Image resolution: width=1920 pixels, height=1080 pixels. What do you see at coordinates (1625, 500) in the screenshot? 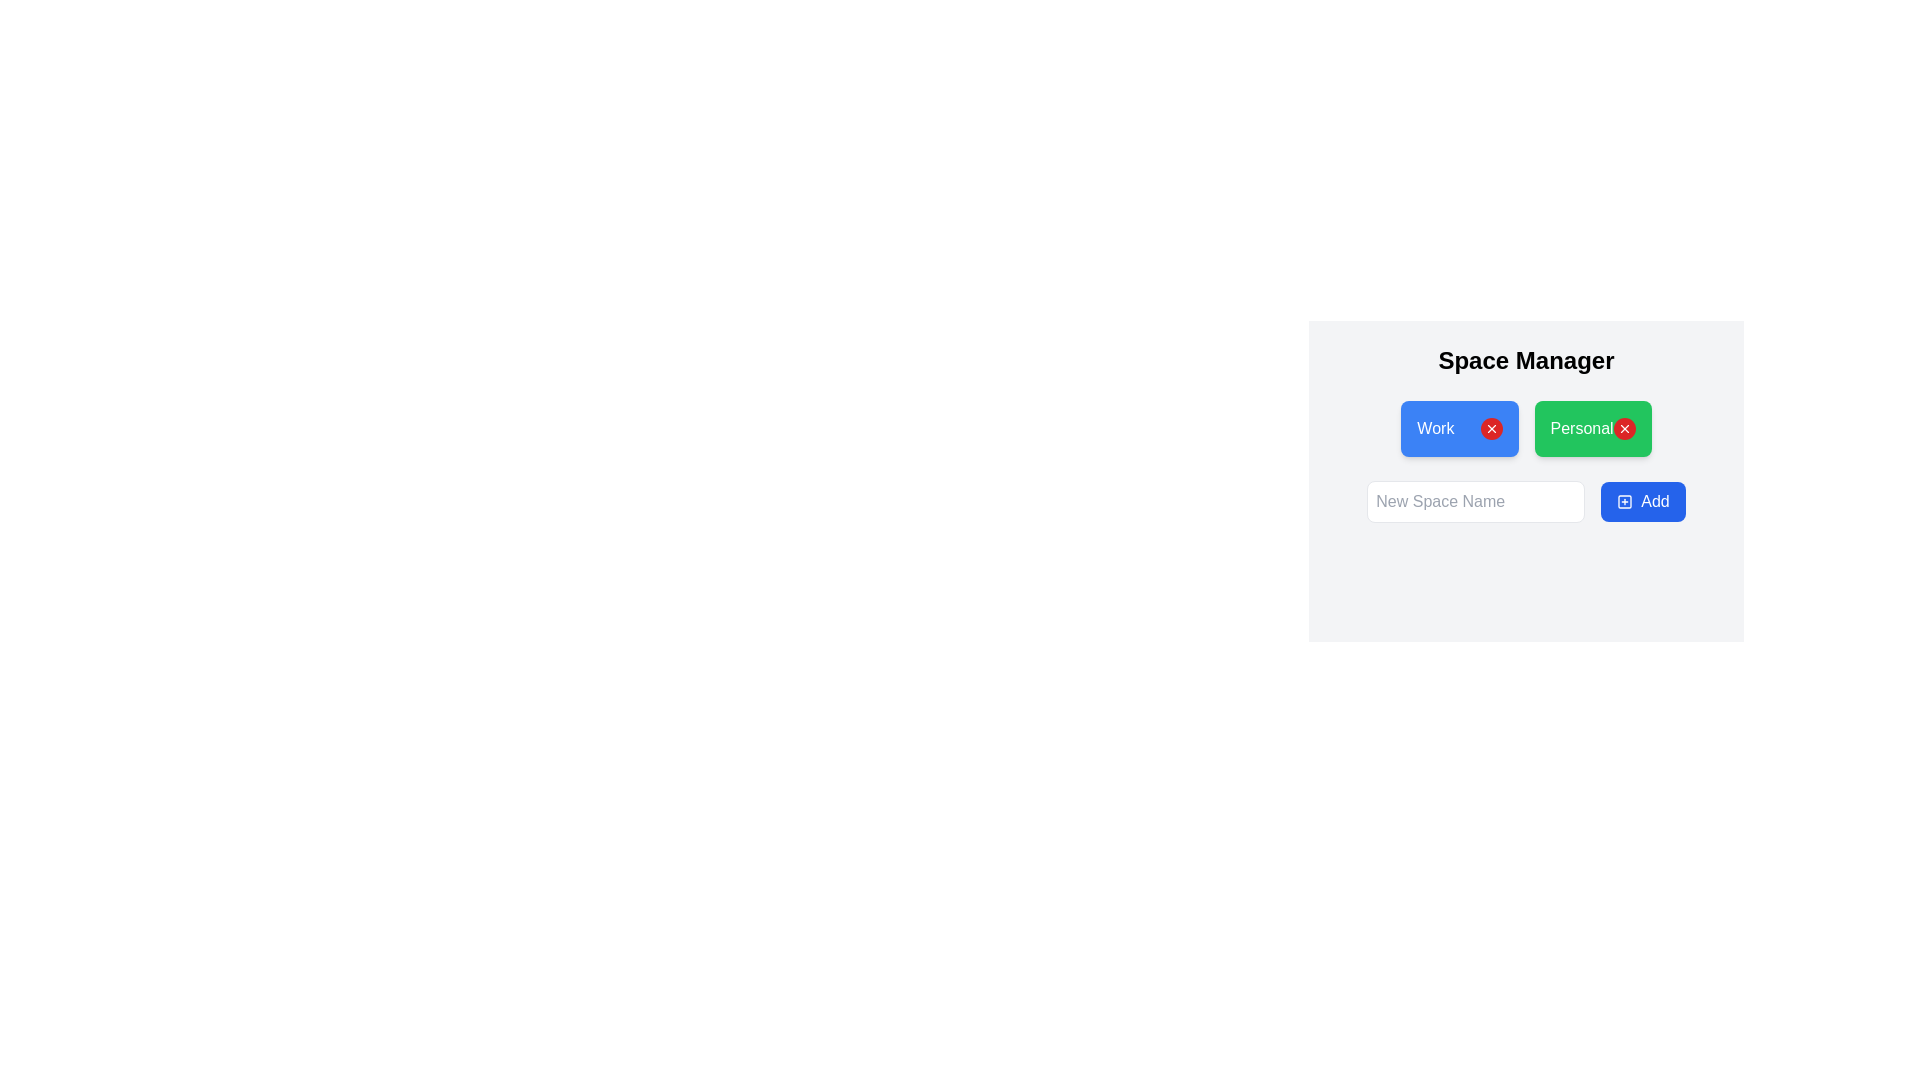
I see `the small square-shaped SVG component with rounded corners located near the 'Add' button` at bounding box center [1625, 500].